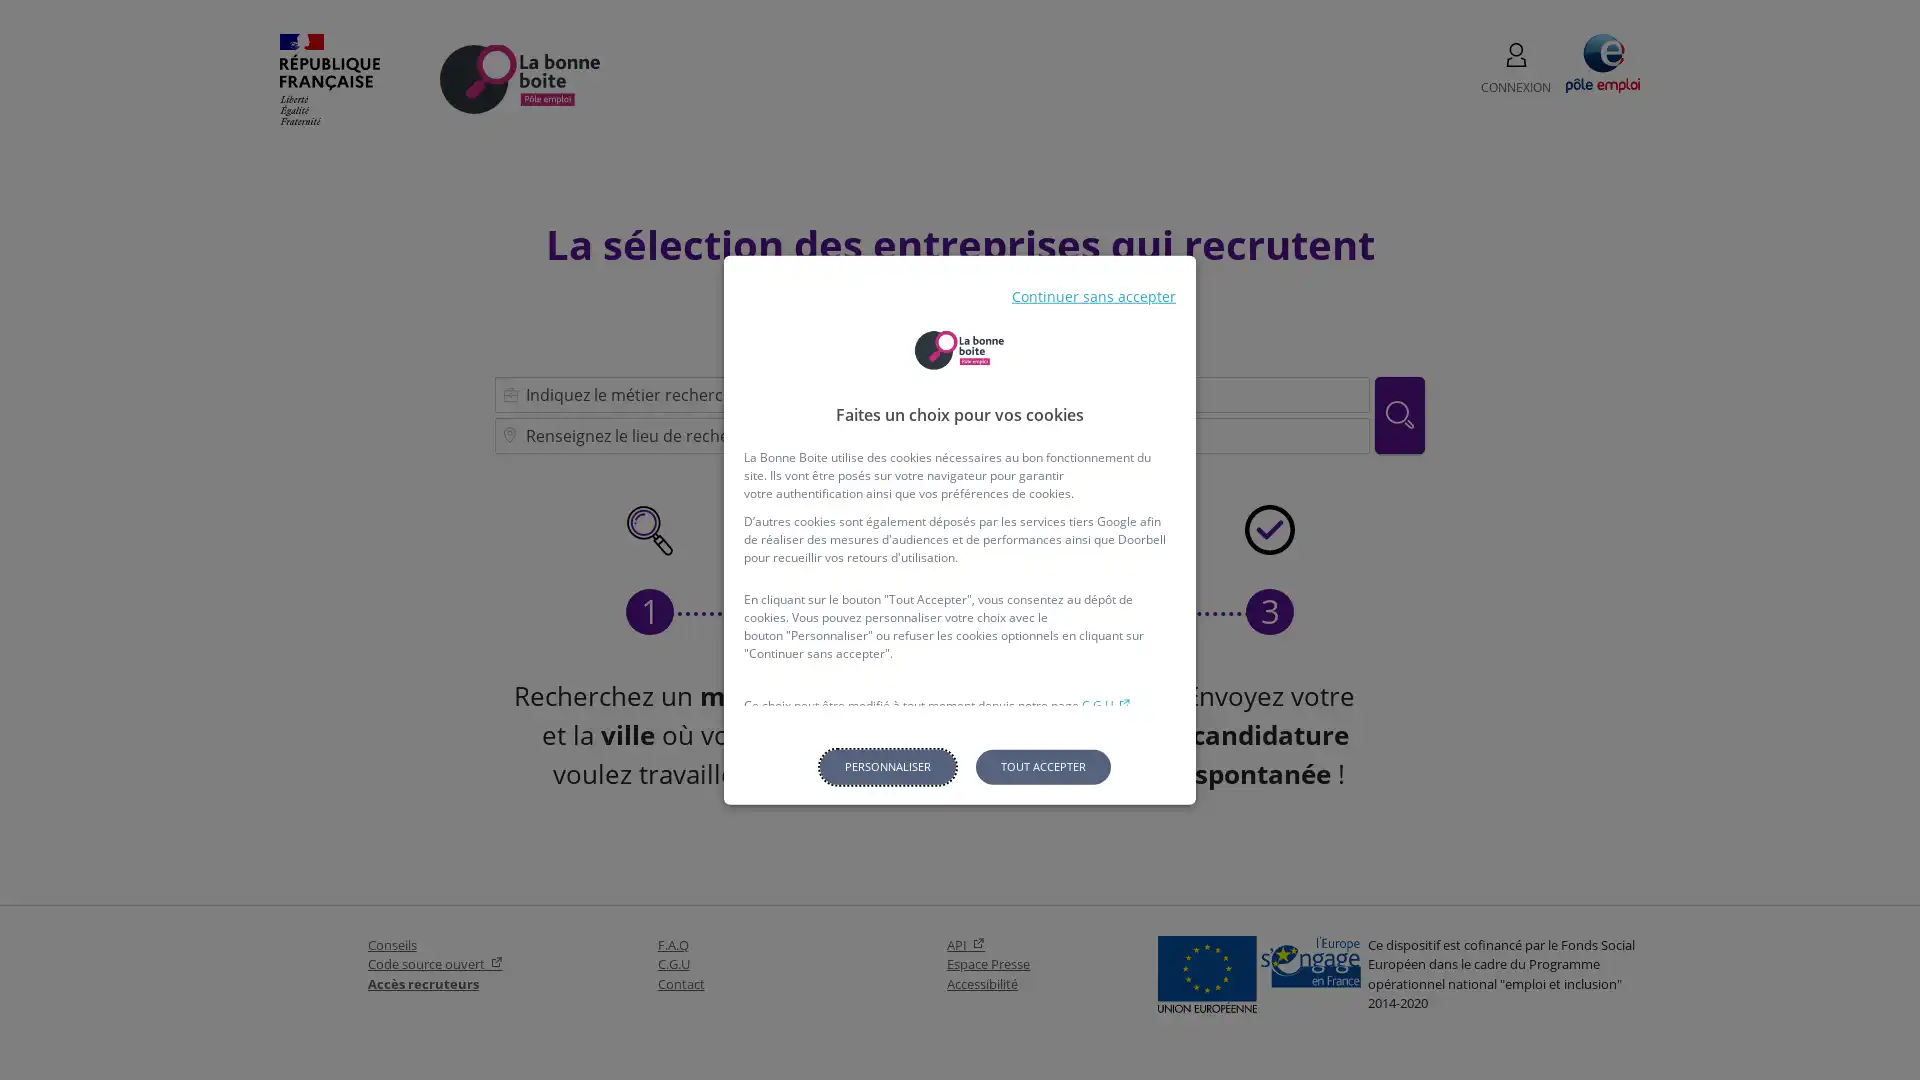  Describe the element at coordinates (1041, 765) in the screenshot. I see `Tout accepter` at that location.